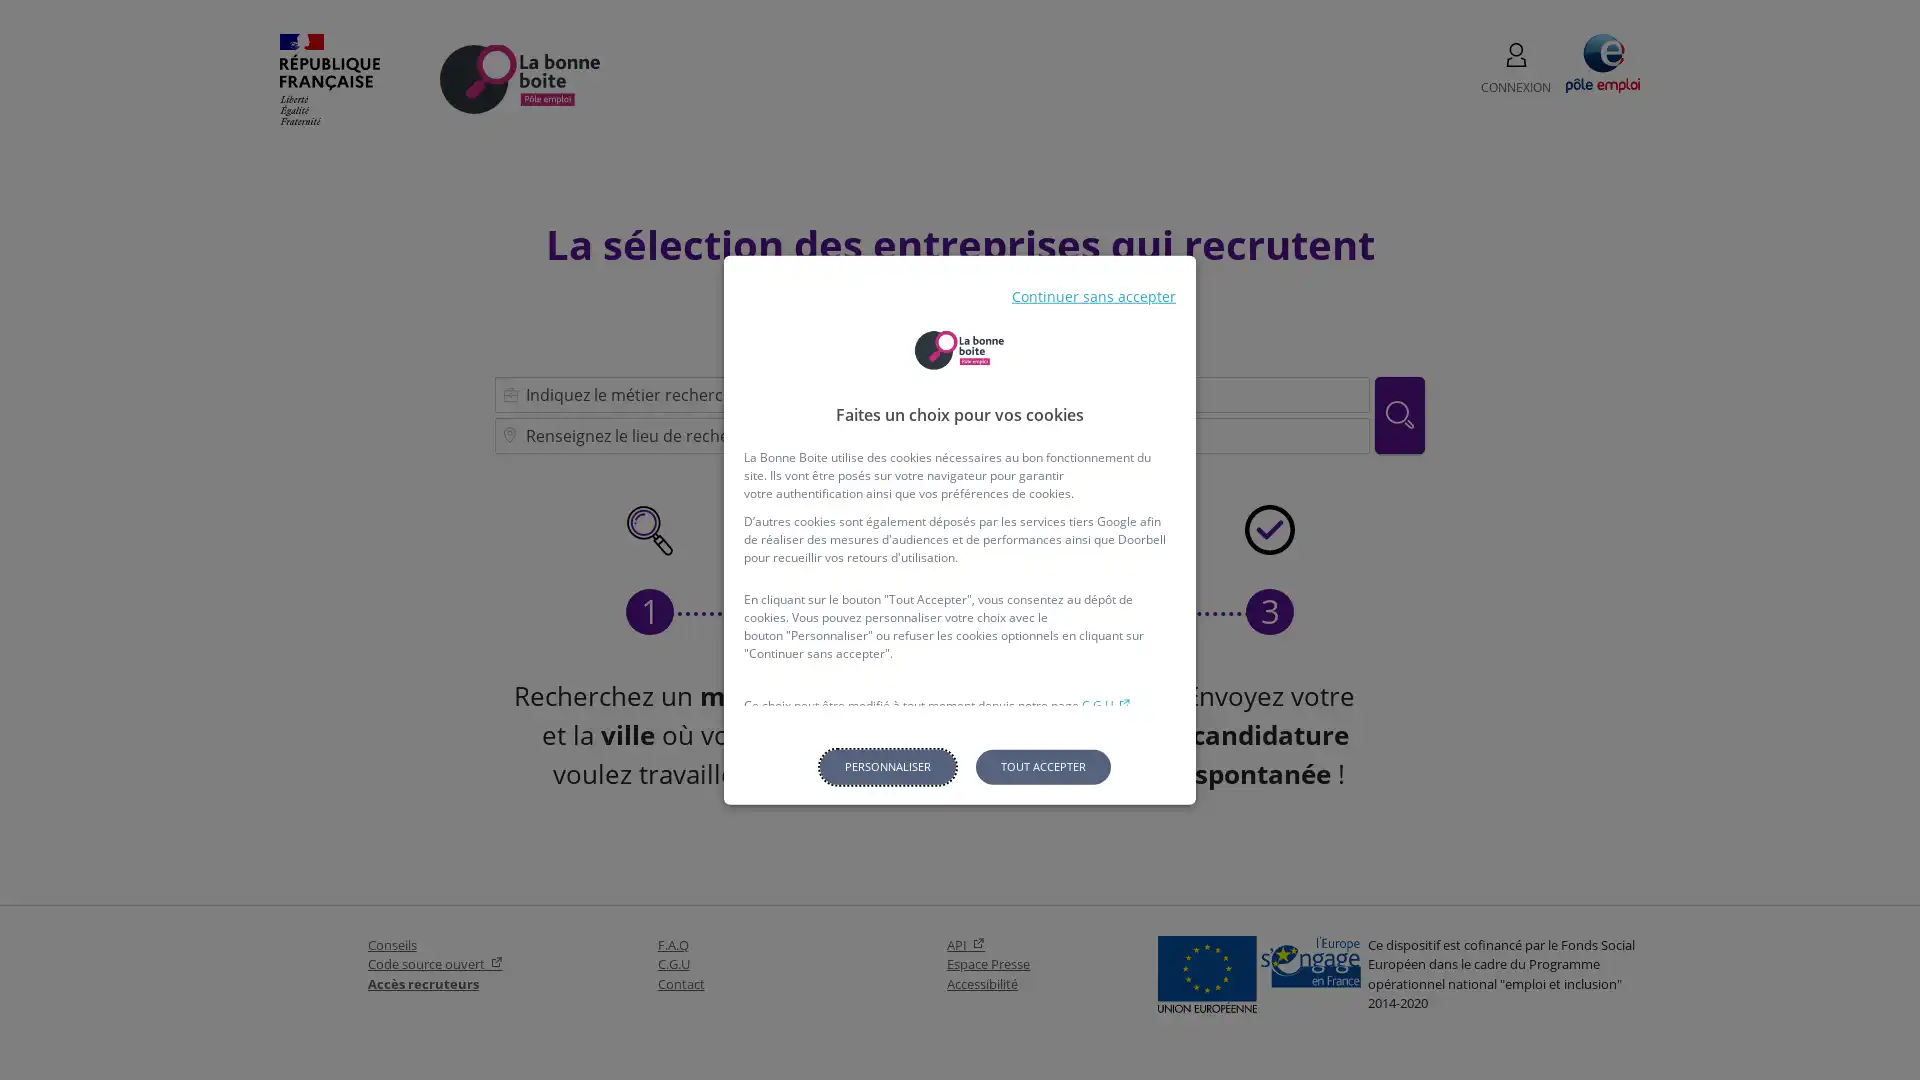  Describe the element at coordinates (1041, 765) in the screenshot. I see `Tout accepter` at that location.